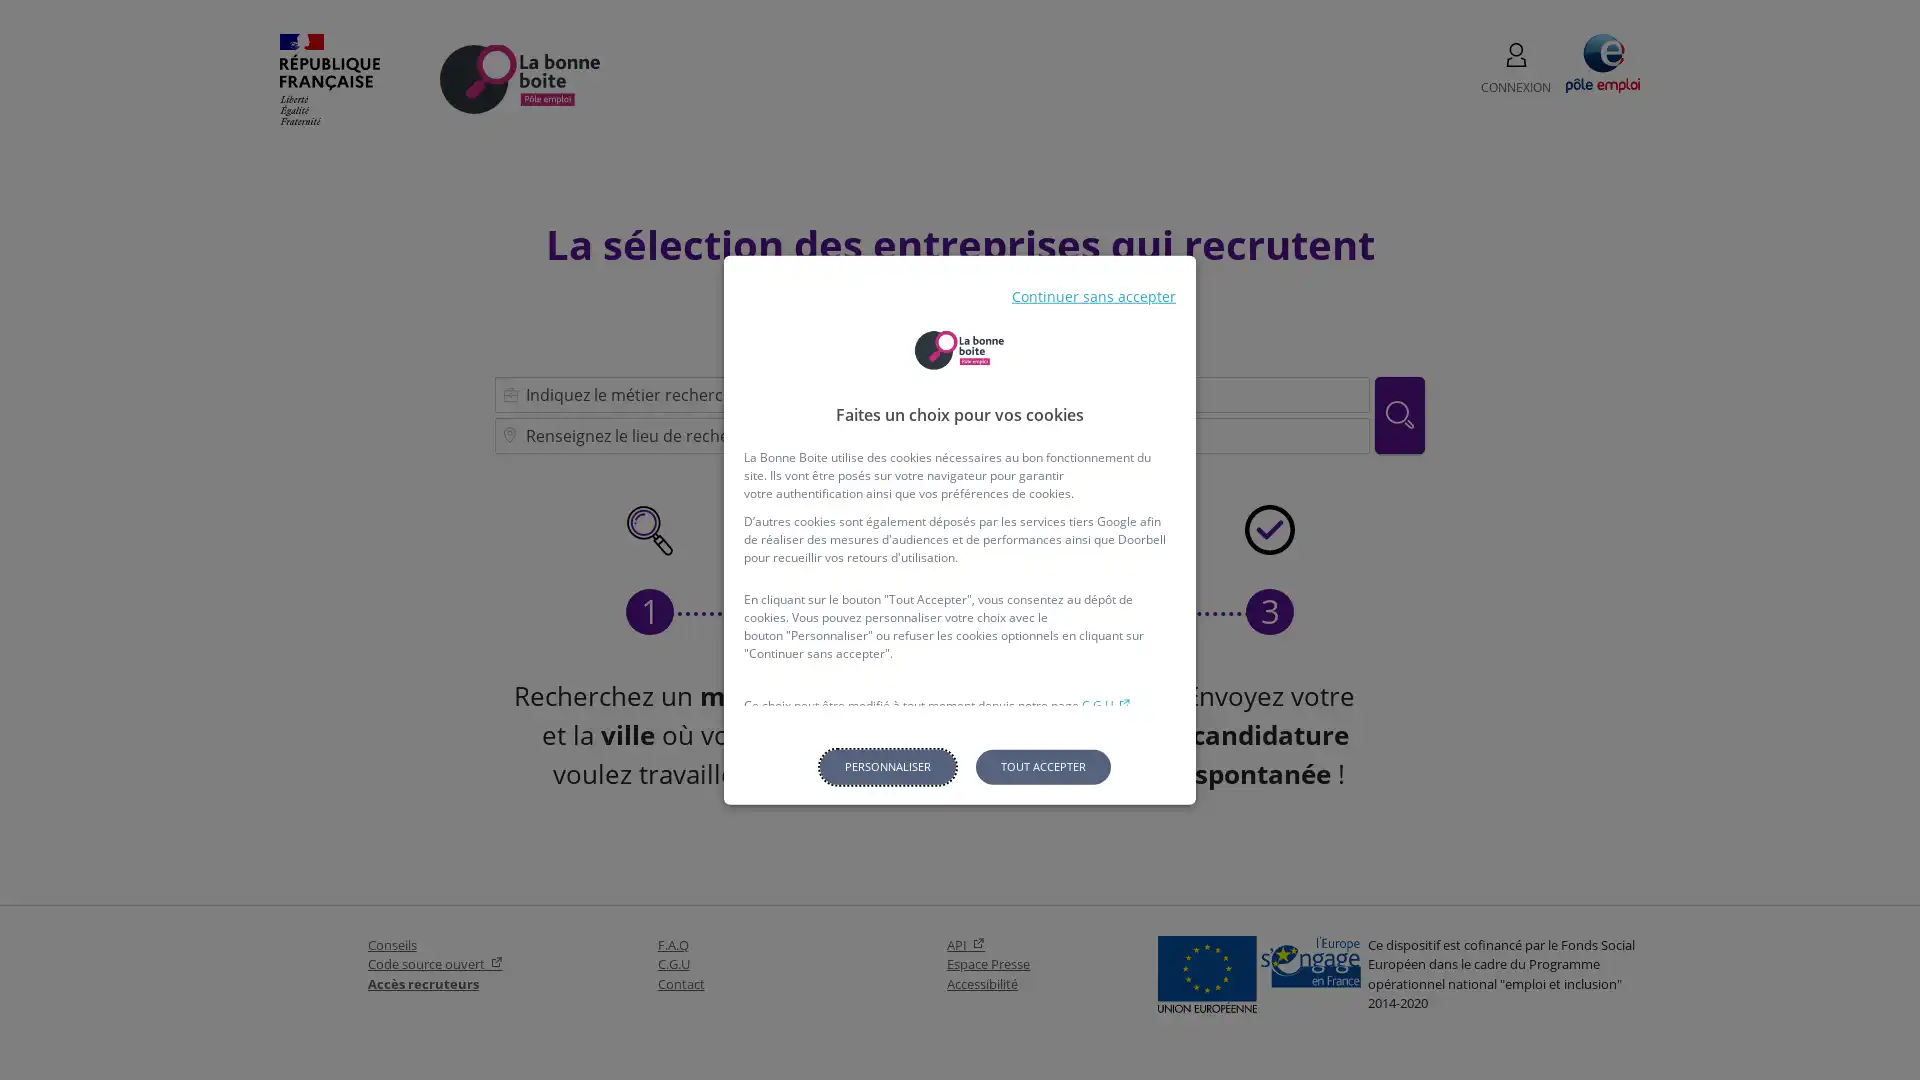  Describe the element at coordinates (1041, 765) in the screenshot. I see `Tout accepter` at that location.